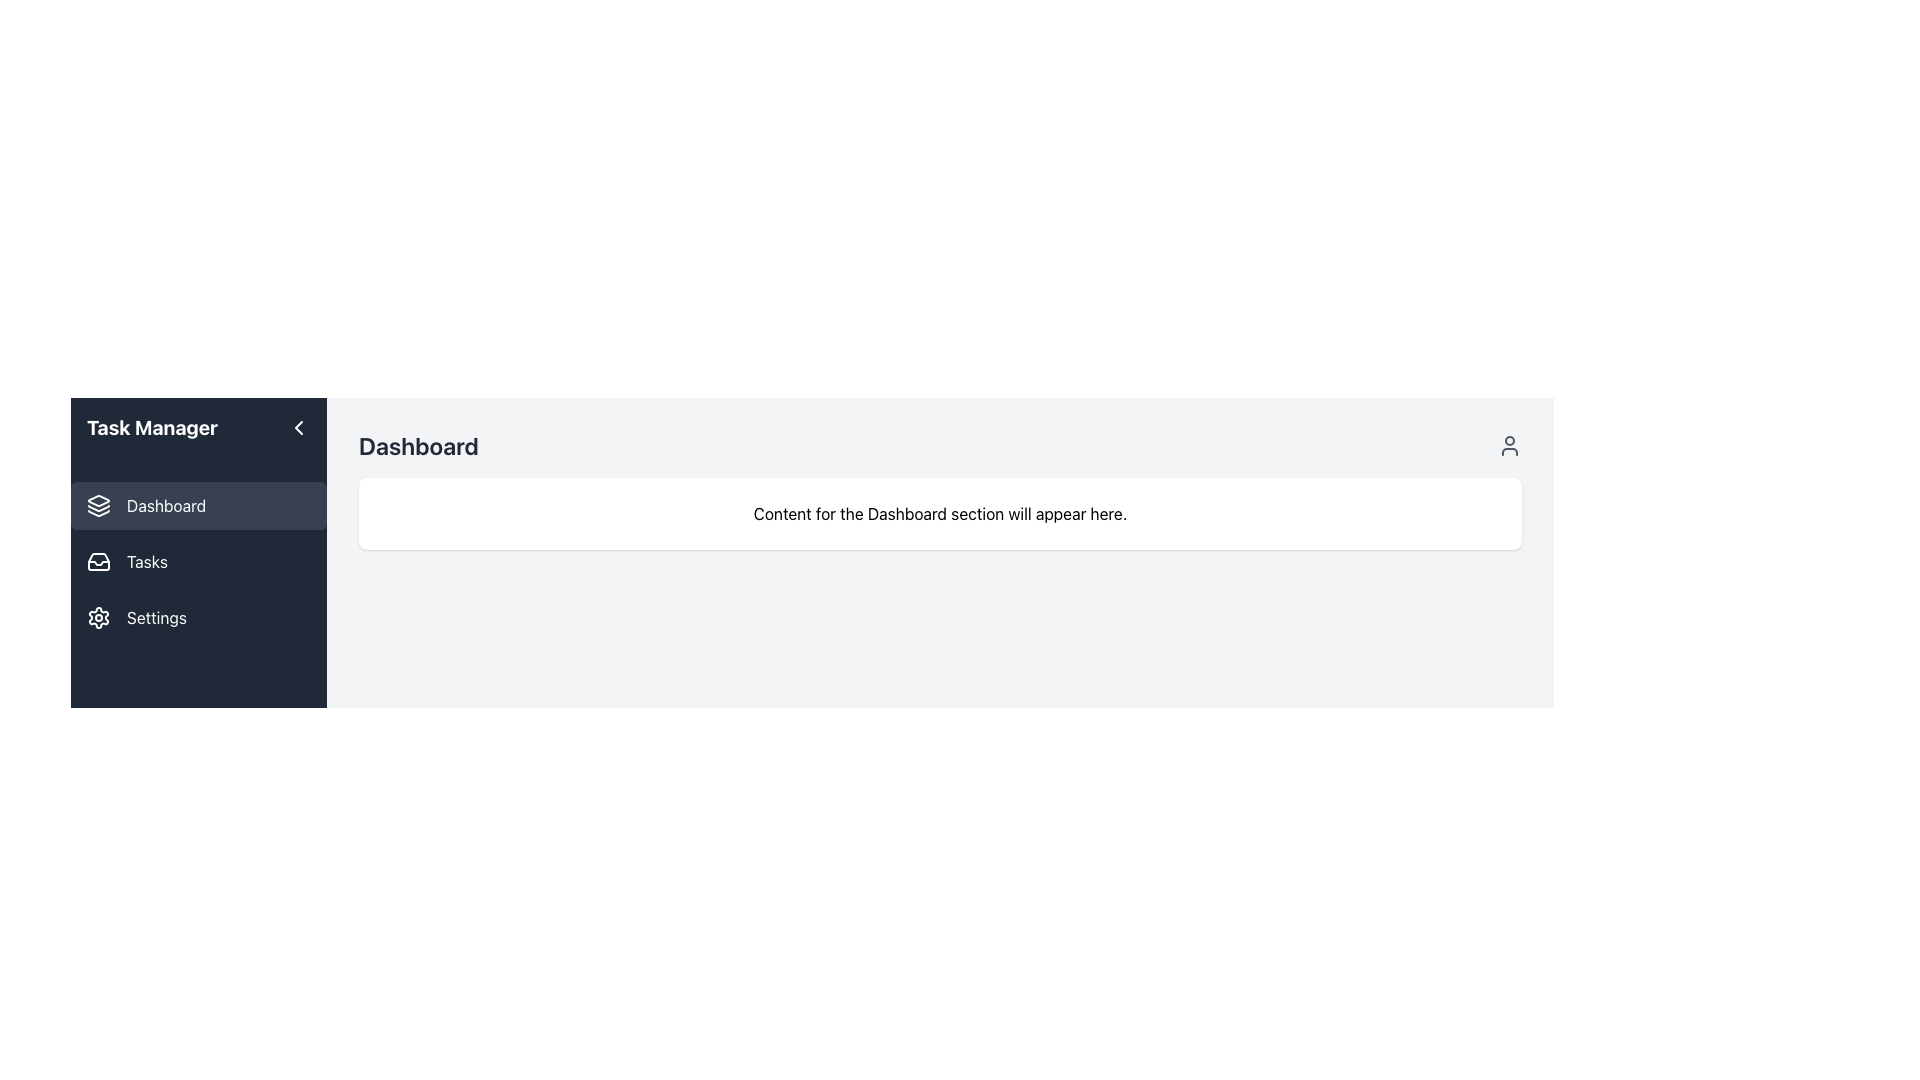  I want to click on the informative placeholder text that notifies users about the Dashboard section's content display, so click(939, 512).